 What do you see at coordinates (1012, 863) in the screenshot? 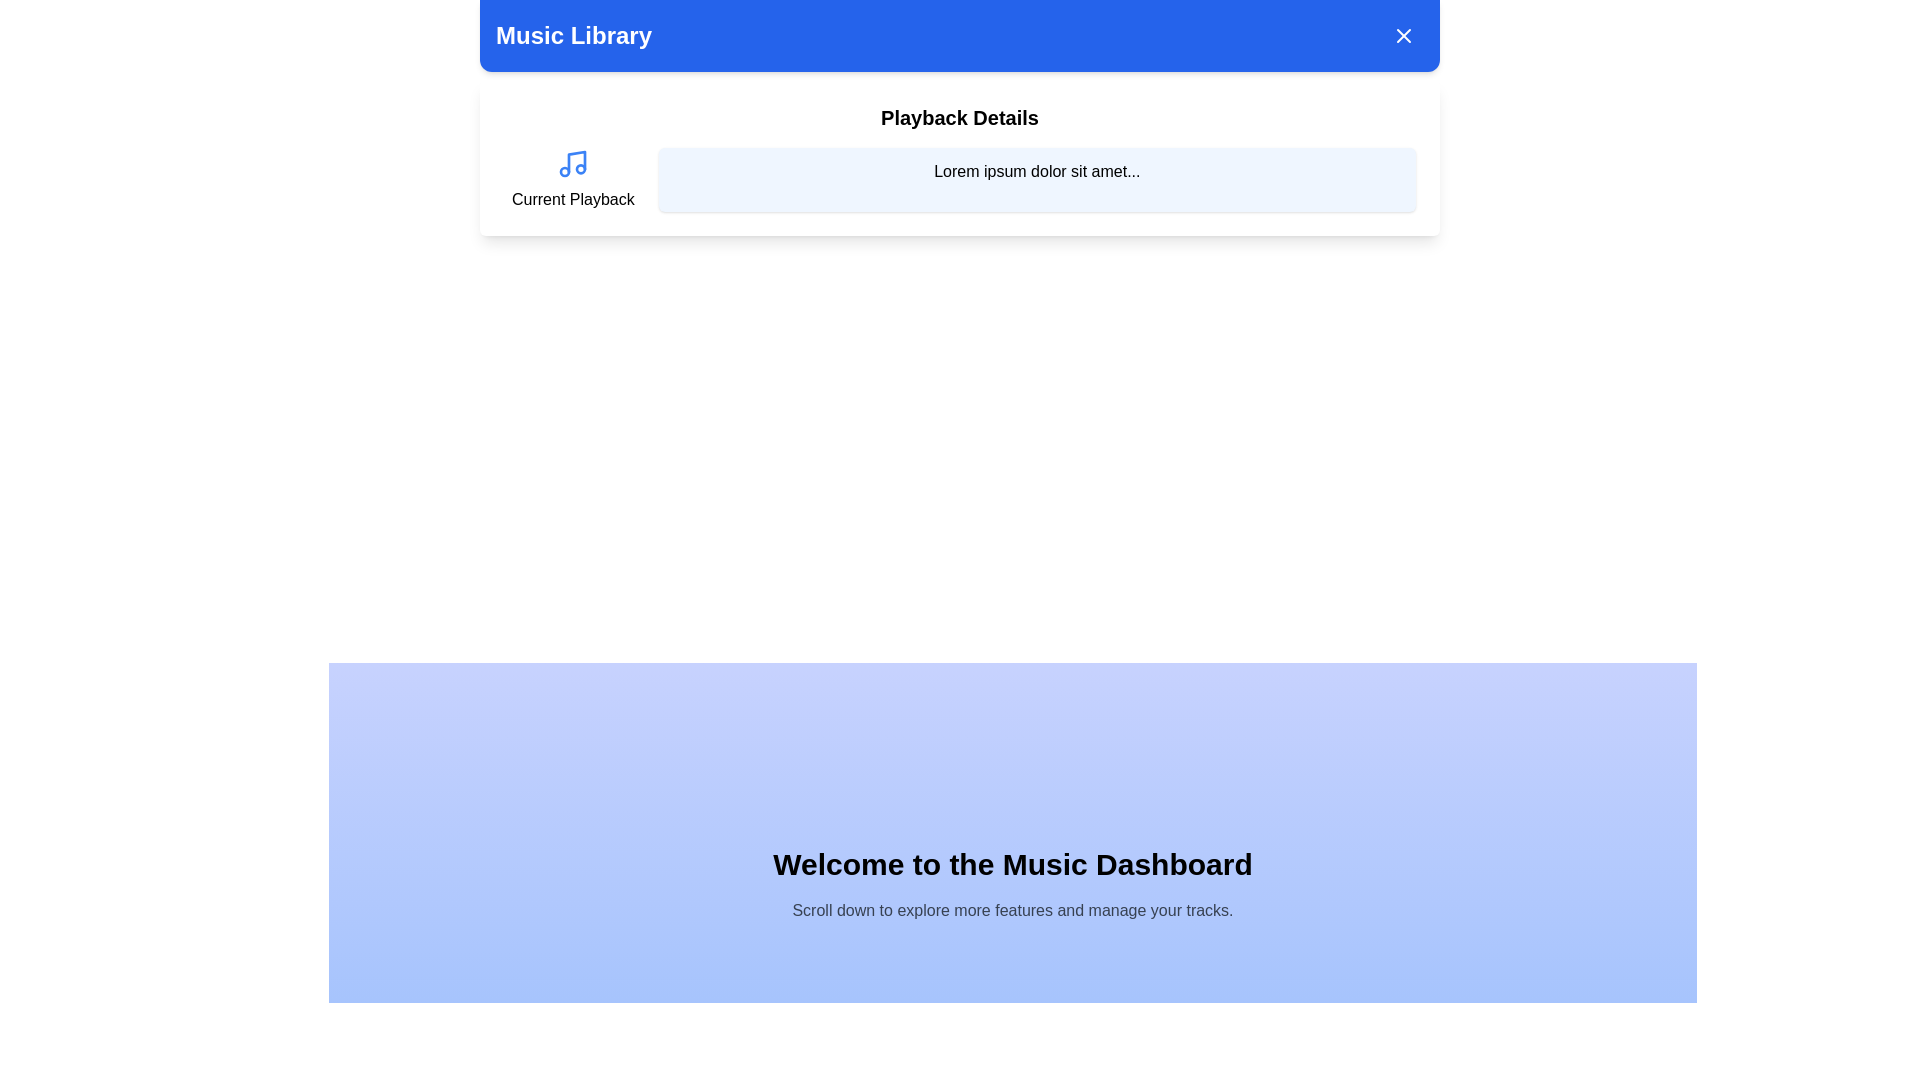
I see `the bold headline 'Welcome to the Music Dashboard' which is prominently displayed in large font against a blue background` at bounding box center [1012, 863].